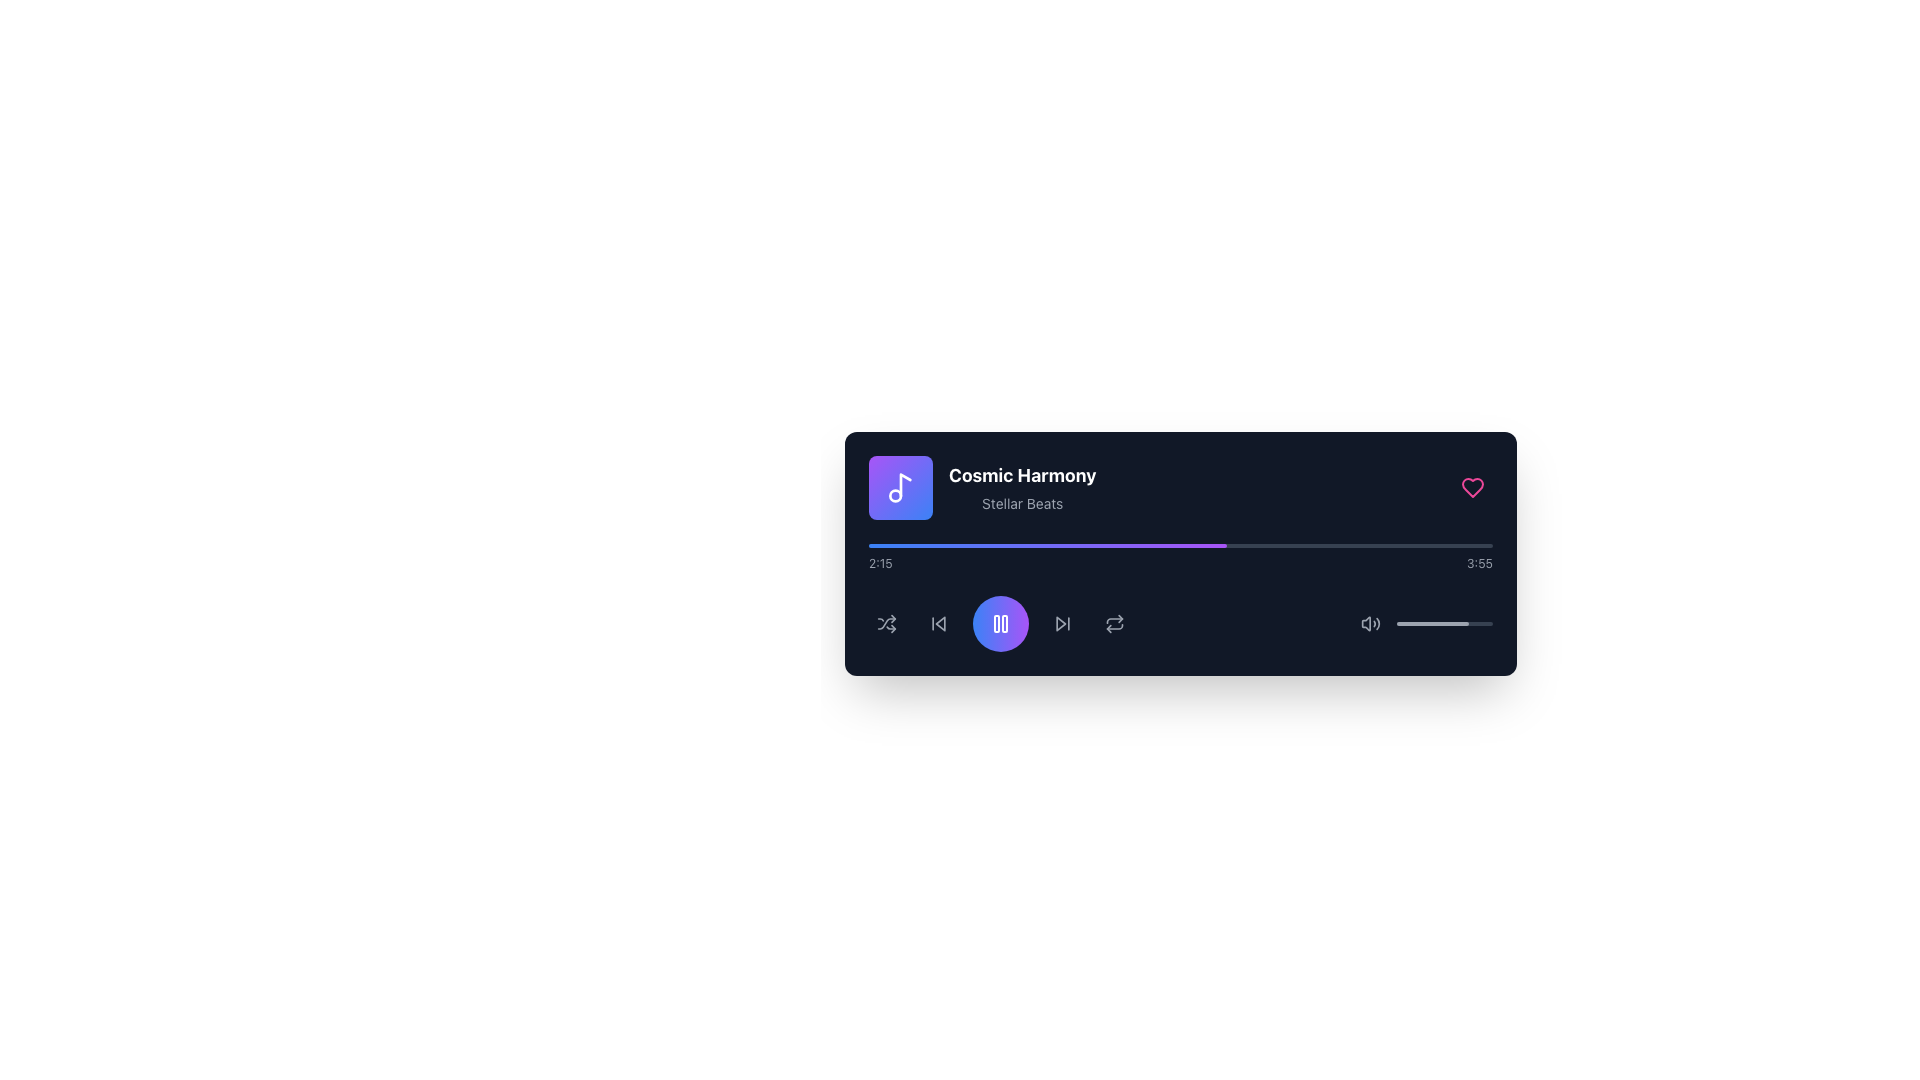 This screenshot has width=1920, height=1080. I want to click on playback time, so click(1012, 546).